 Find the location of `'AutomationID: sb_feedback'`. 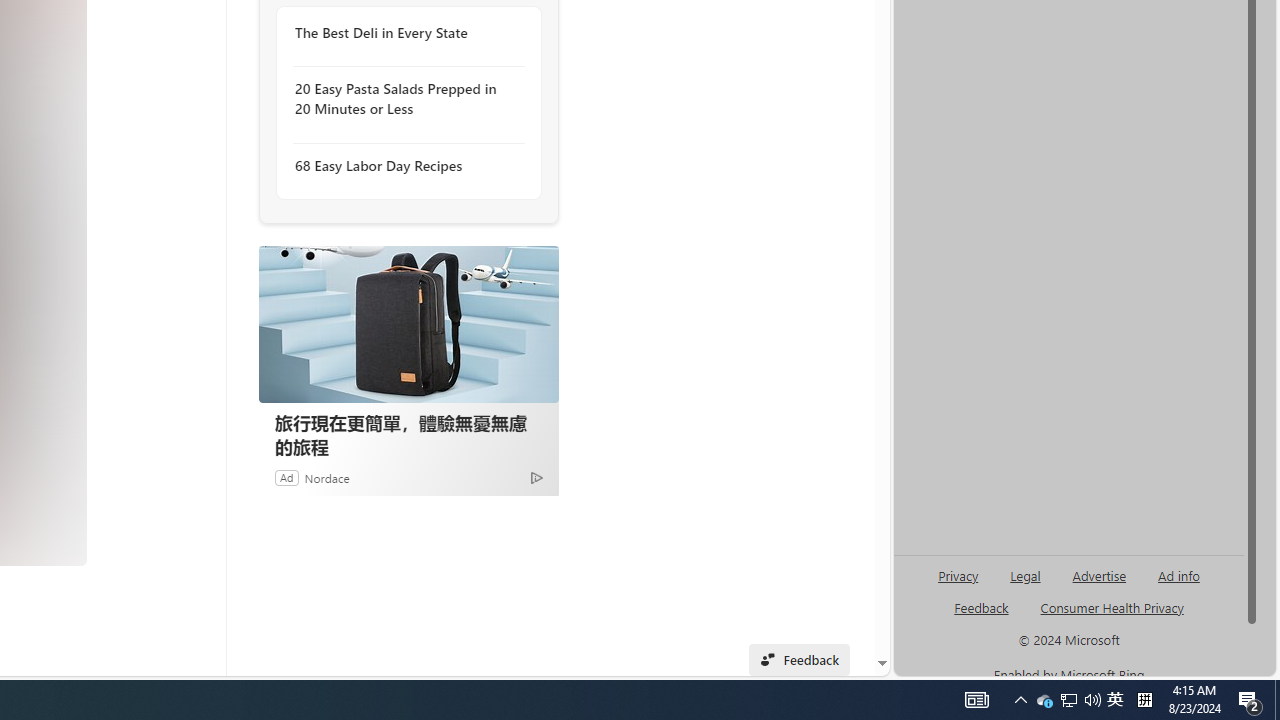

'AutomationID: sb_feedback' is located at coordinates (981, 606).